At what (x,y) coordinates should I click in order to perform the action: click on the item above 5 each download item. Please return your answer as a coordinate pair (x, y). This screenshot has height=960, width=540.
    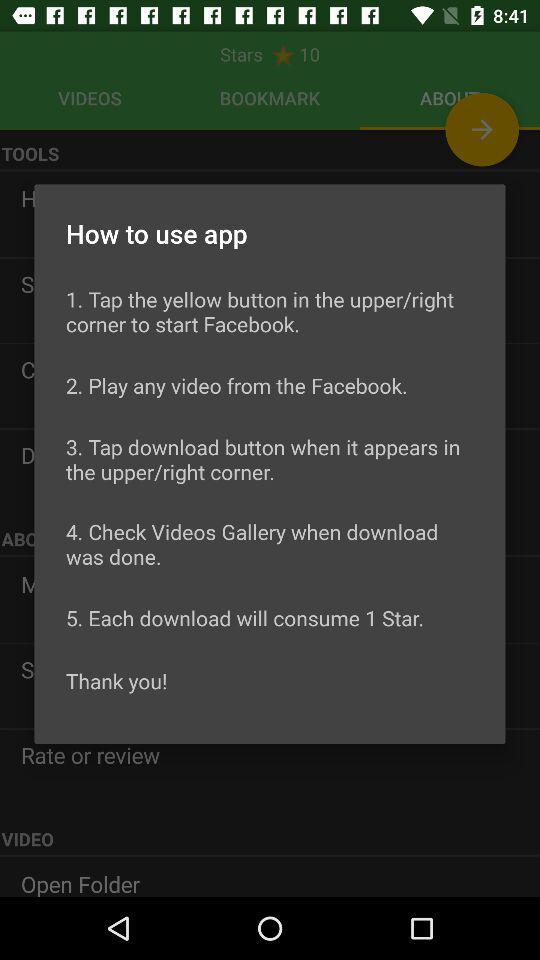
    Looking at the image, I should click on (270, 544).